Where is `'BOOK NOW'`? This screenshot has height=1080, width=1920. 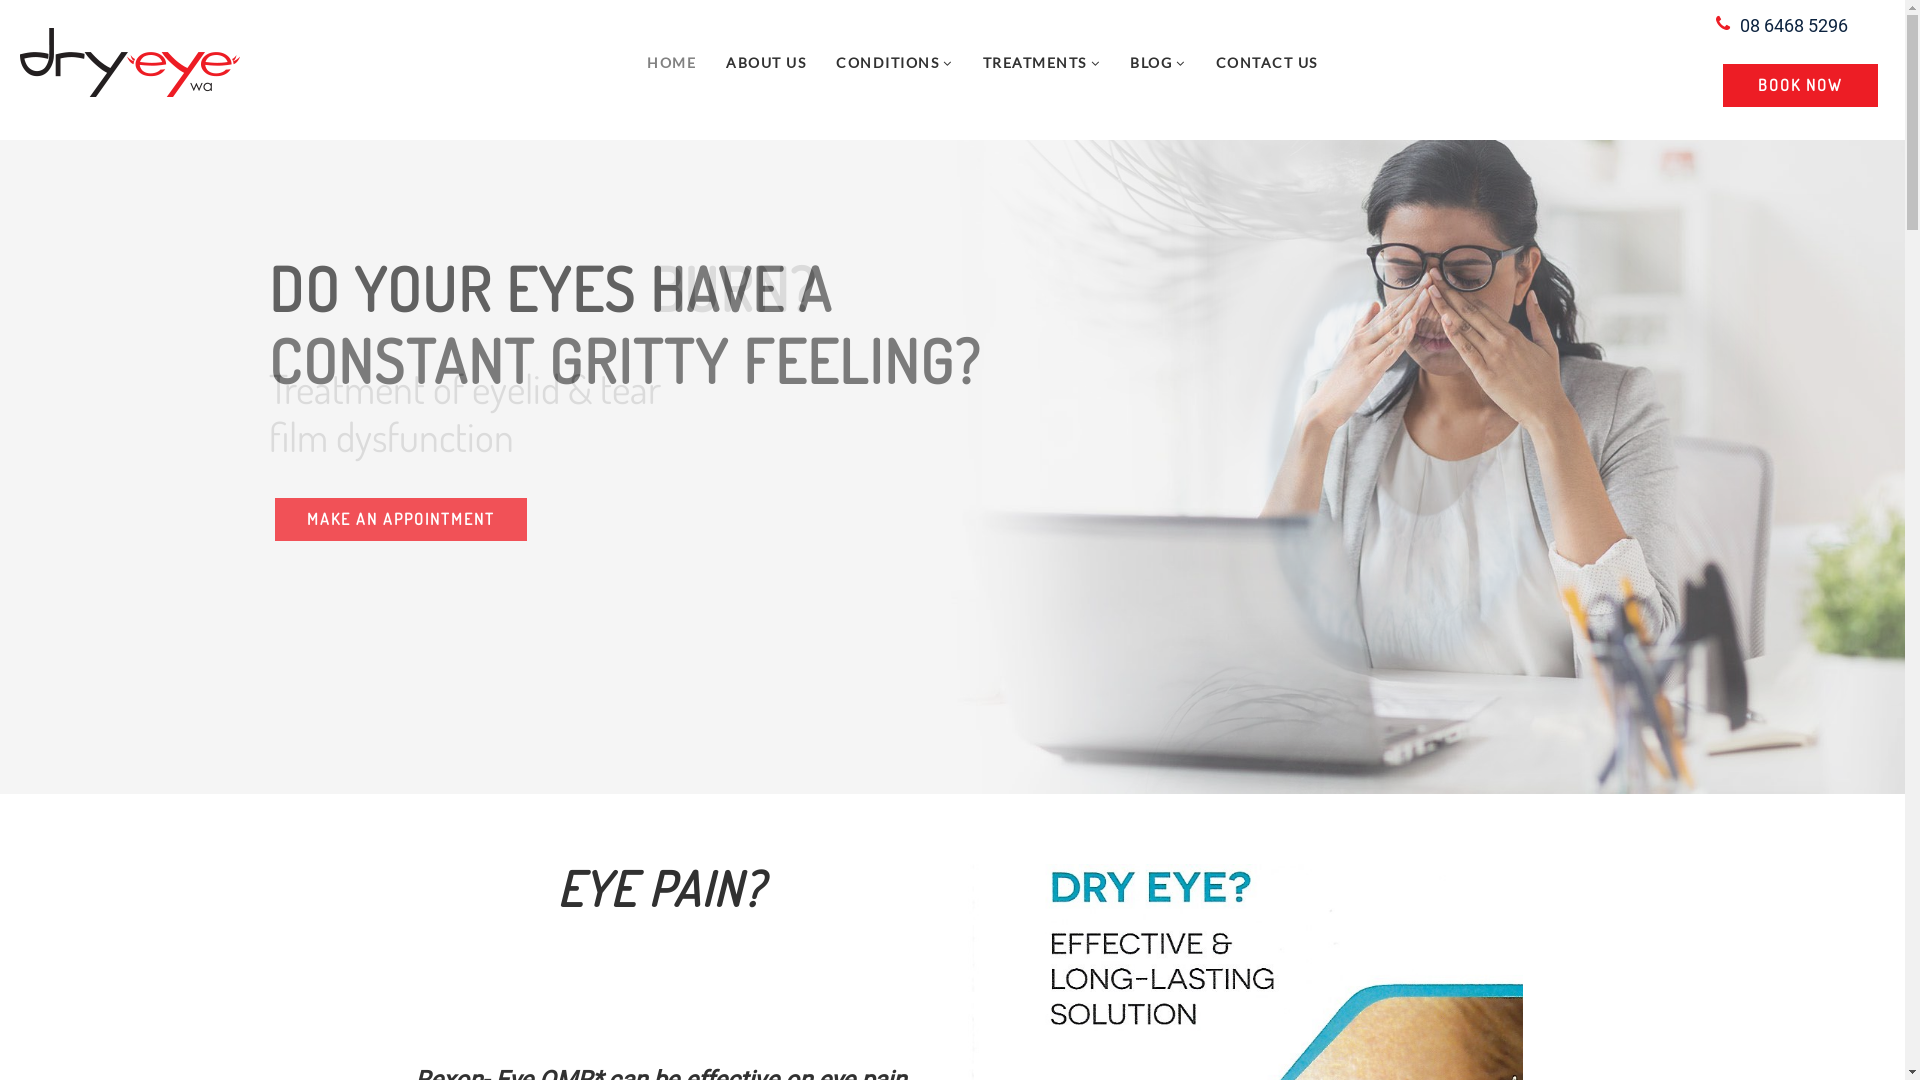
'BOOK NOW' is located at coordinates (1800, 84).